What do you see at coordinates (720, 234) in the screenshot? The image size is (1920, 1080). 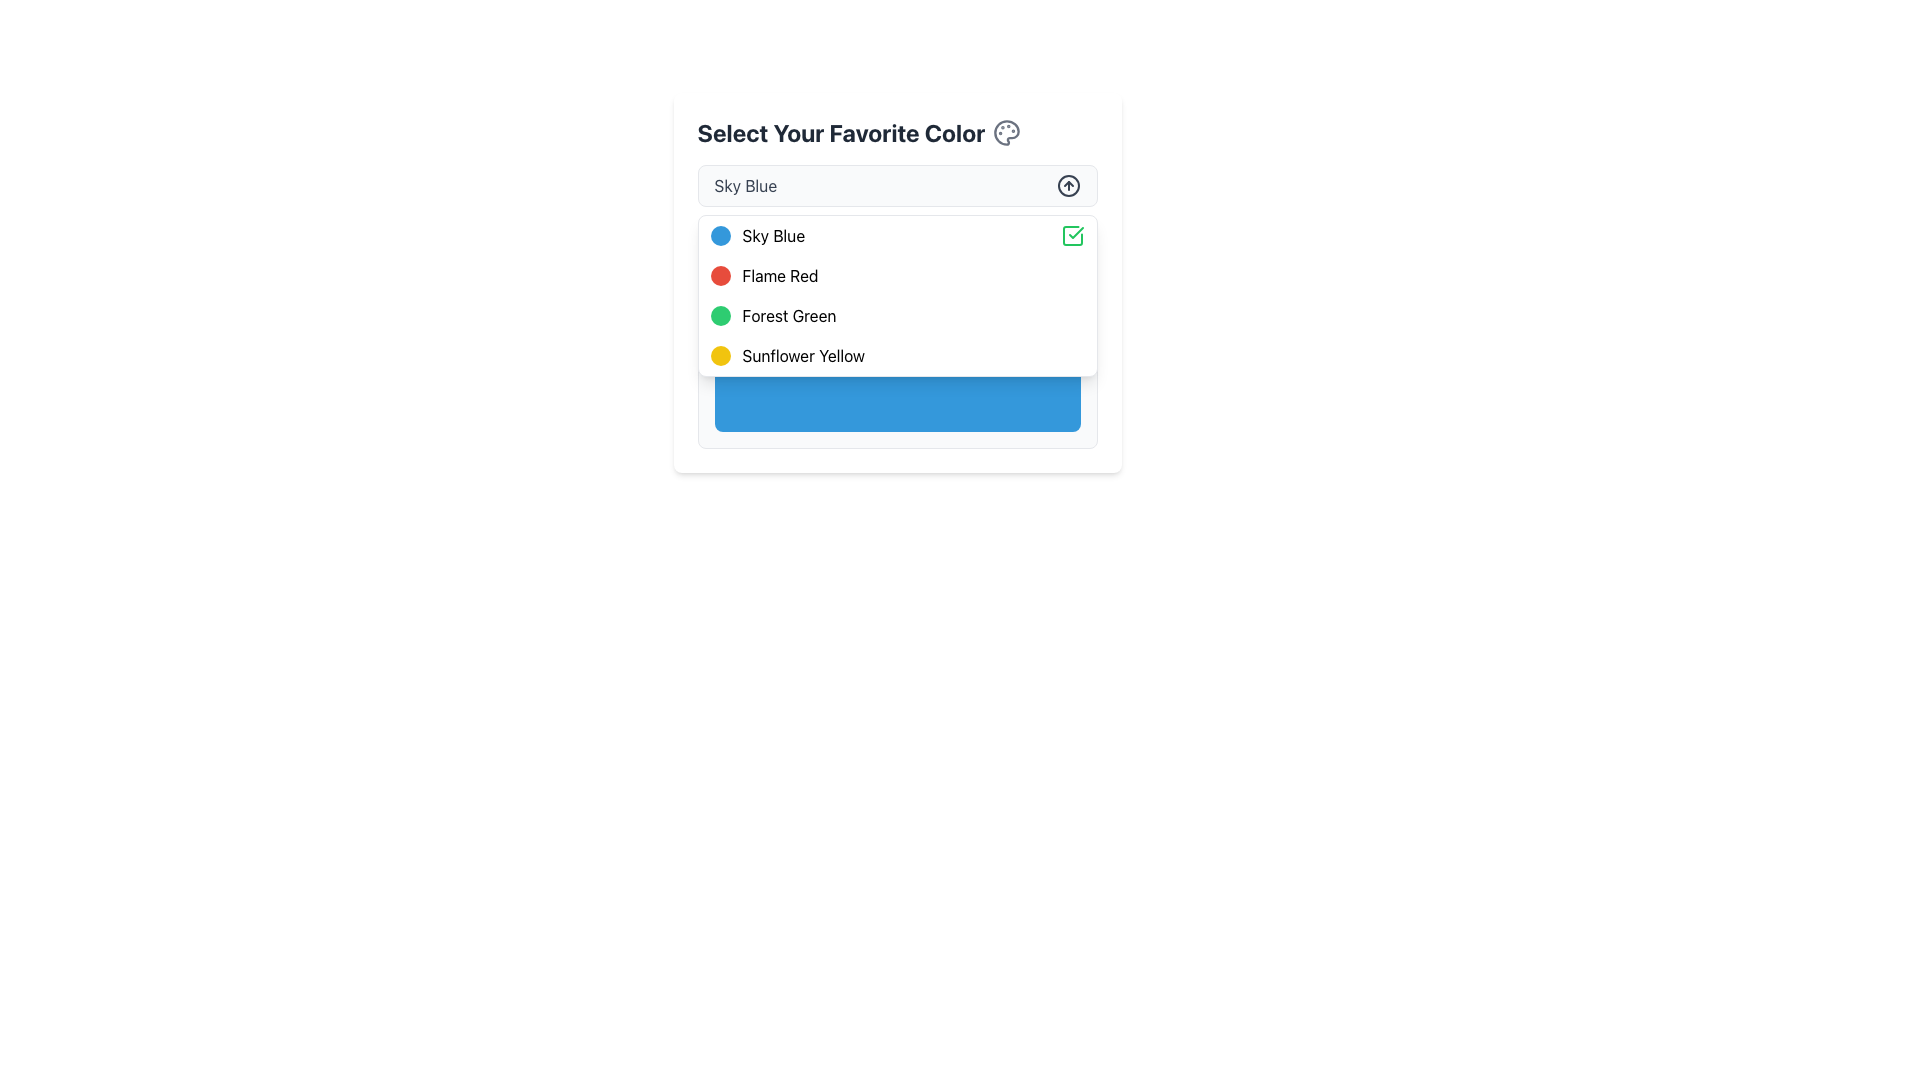 I see `the Color Indicator representing the color 'Sky Blue' within the dropdown menu` at bounding box center [720, 234].